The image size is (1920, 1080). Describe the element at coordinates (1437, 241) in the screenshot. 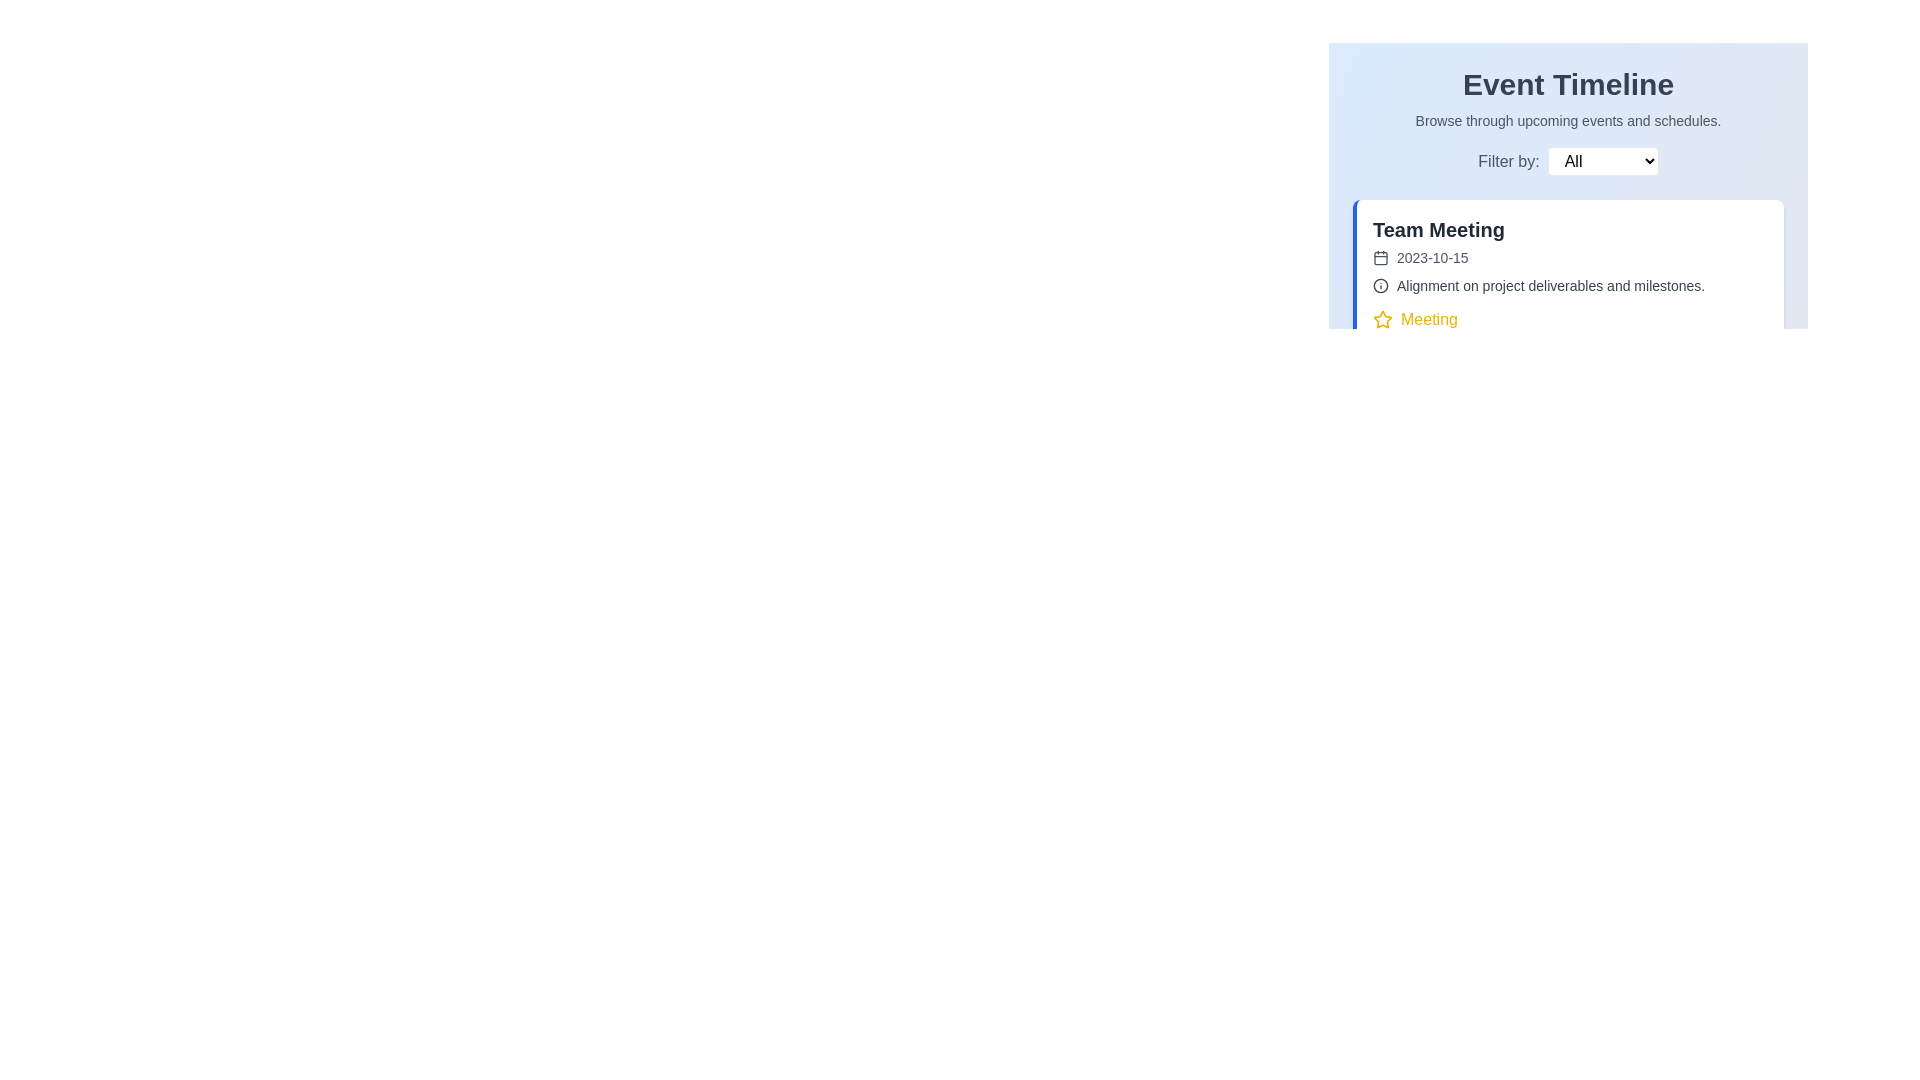

I see `the 'Team Meeting' text block with the calendar icon and subtitle '2023-10-15'` at that location.